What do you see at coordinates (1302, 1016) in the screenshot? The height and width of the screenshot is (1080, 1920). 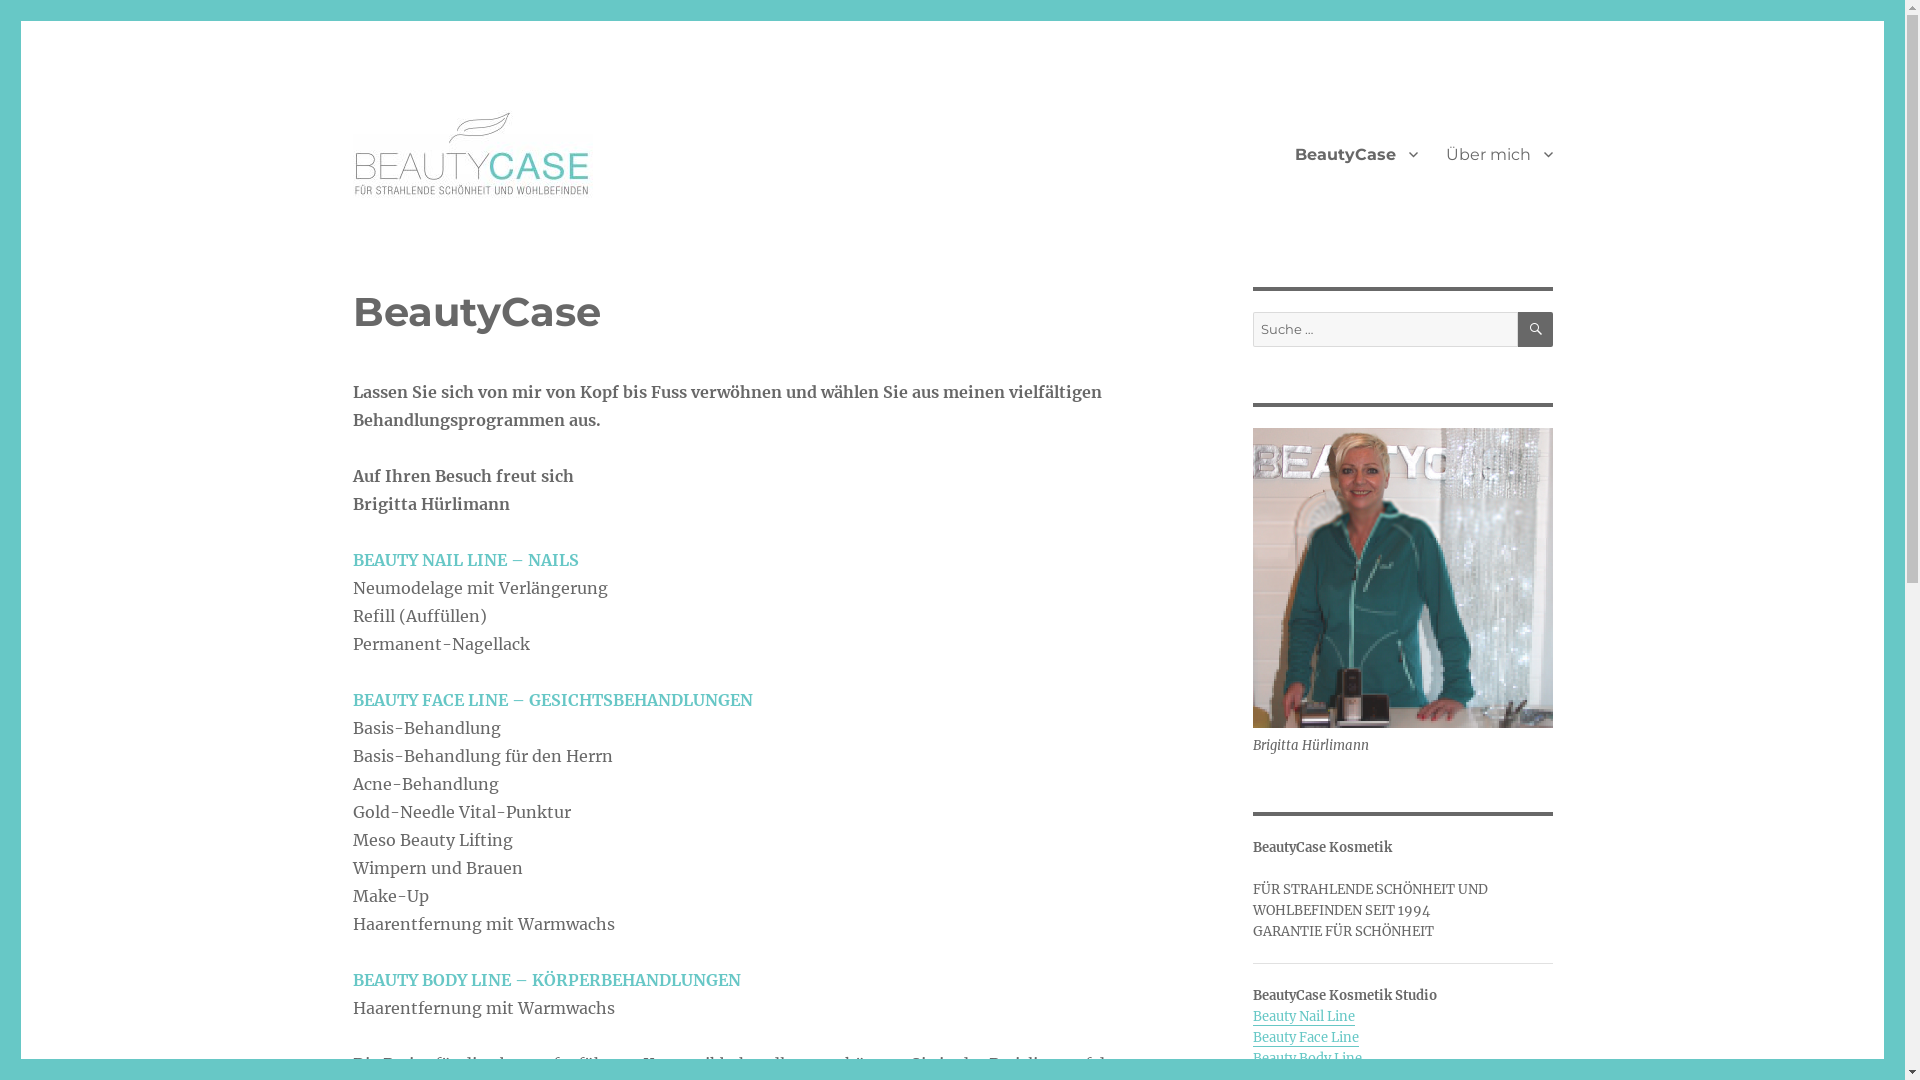 I see `'Beauty Nail Line'` at bounding box center [1302, 1016].